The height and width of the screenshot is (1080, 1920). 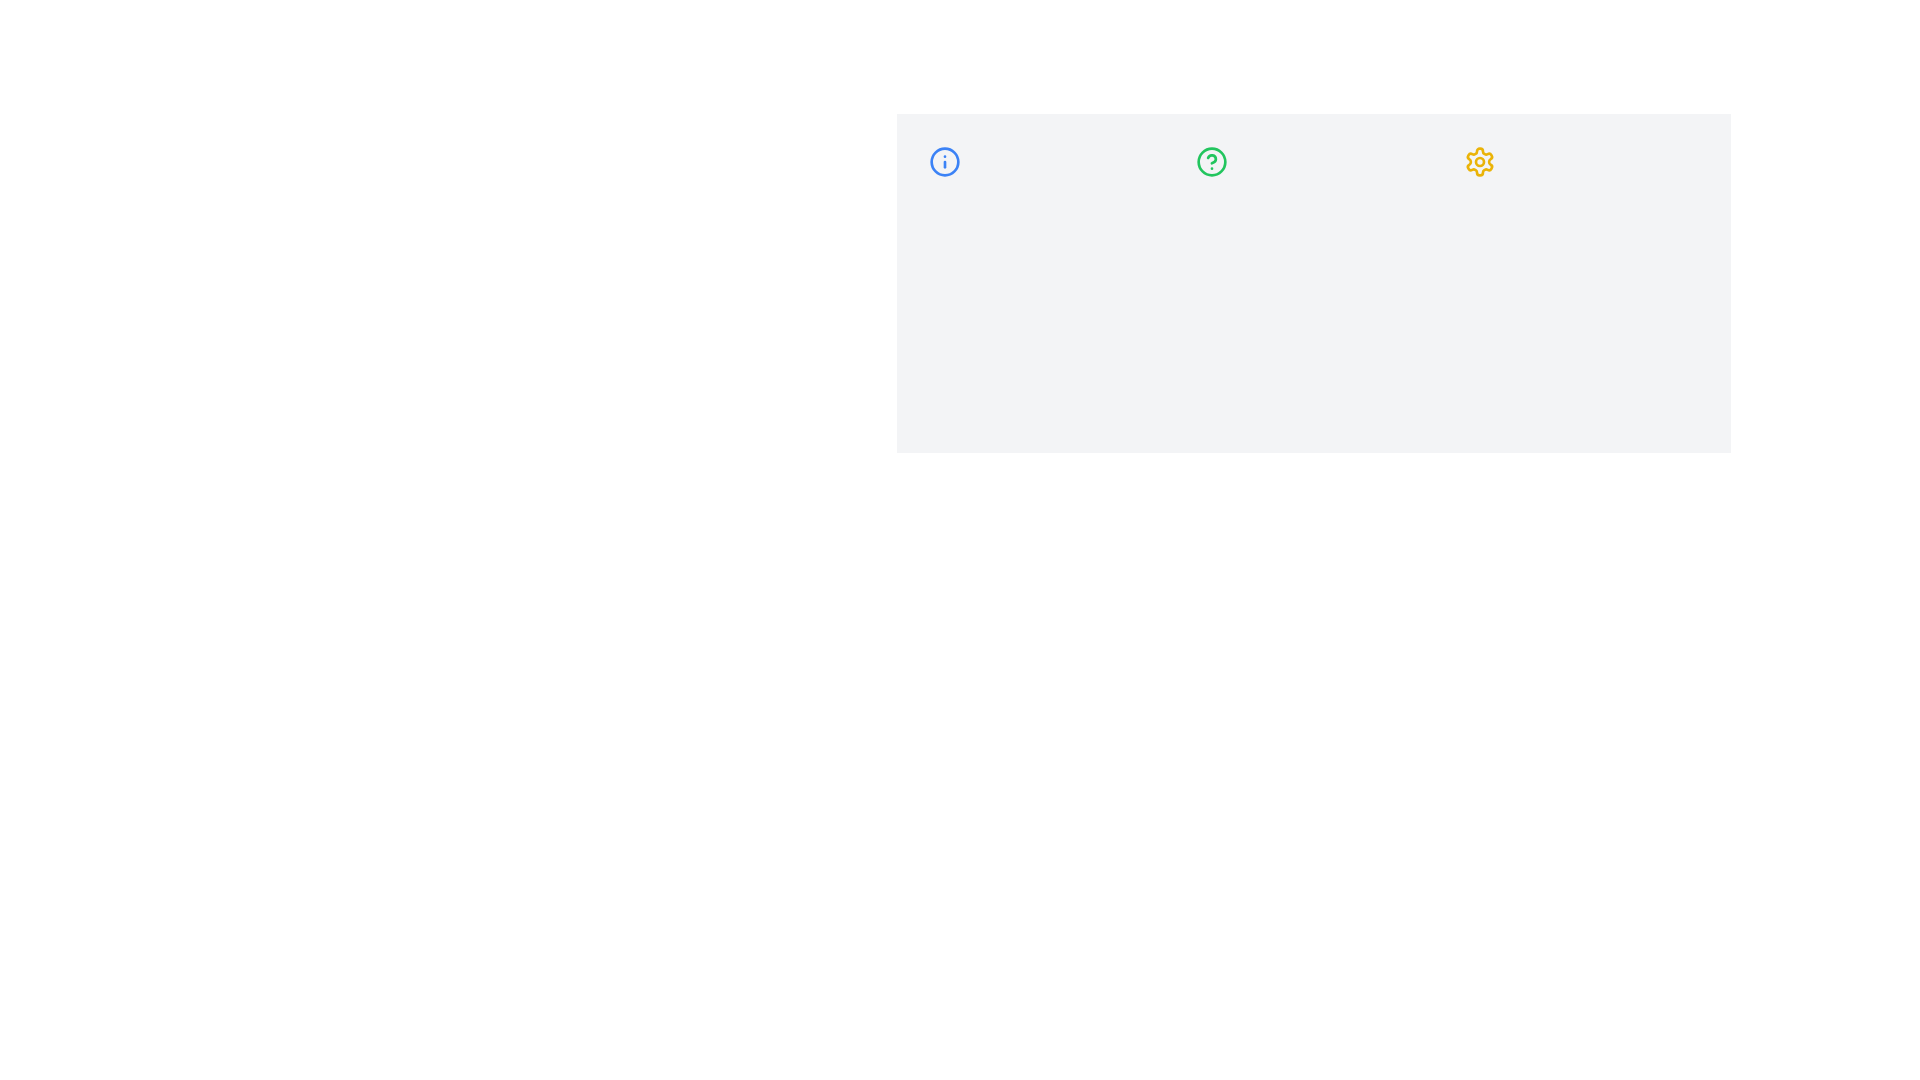 What do you see at coordinates (1211, 161) in the screenshot?
I see `the decorative circular part of the question mark icon, which is the middle icon in a horizontal row of three icons` at bounding box center [1211, 161].